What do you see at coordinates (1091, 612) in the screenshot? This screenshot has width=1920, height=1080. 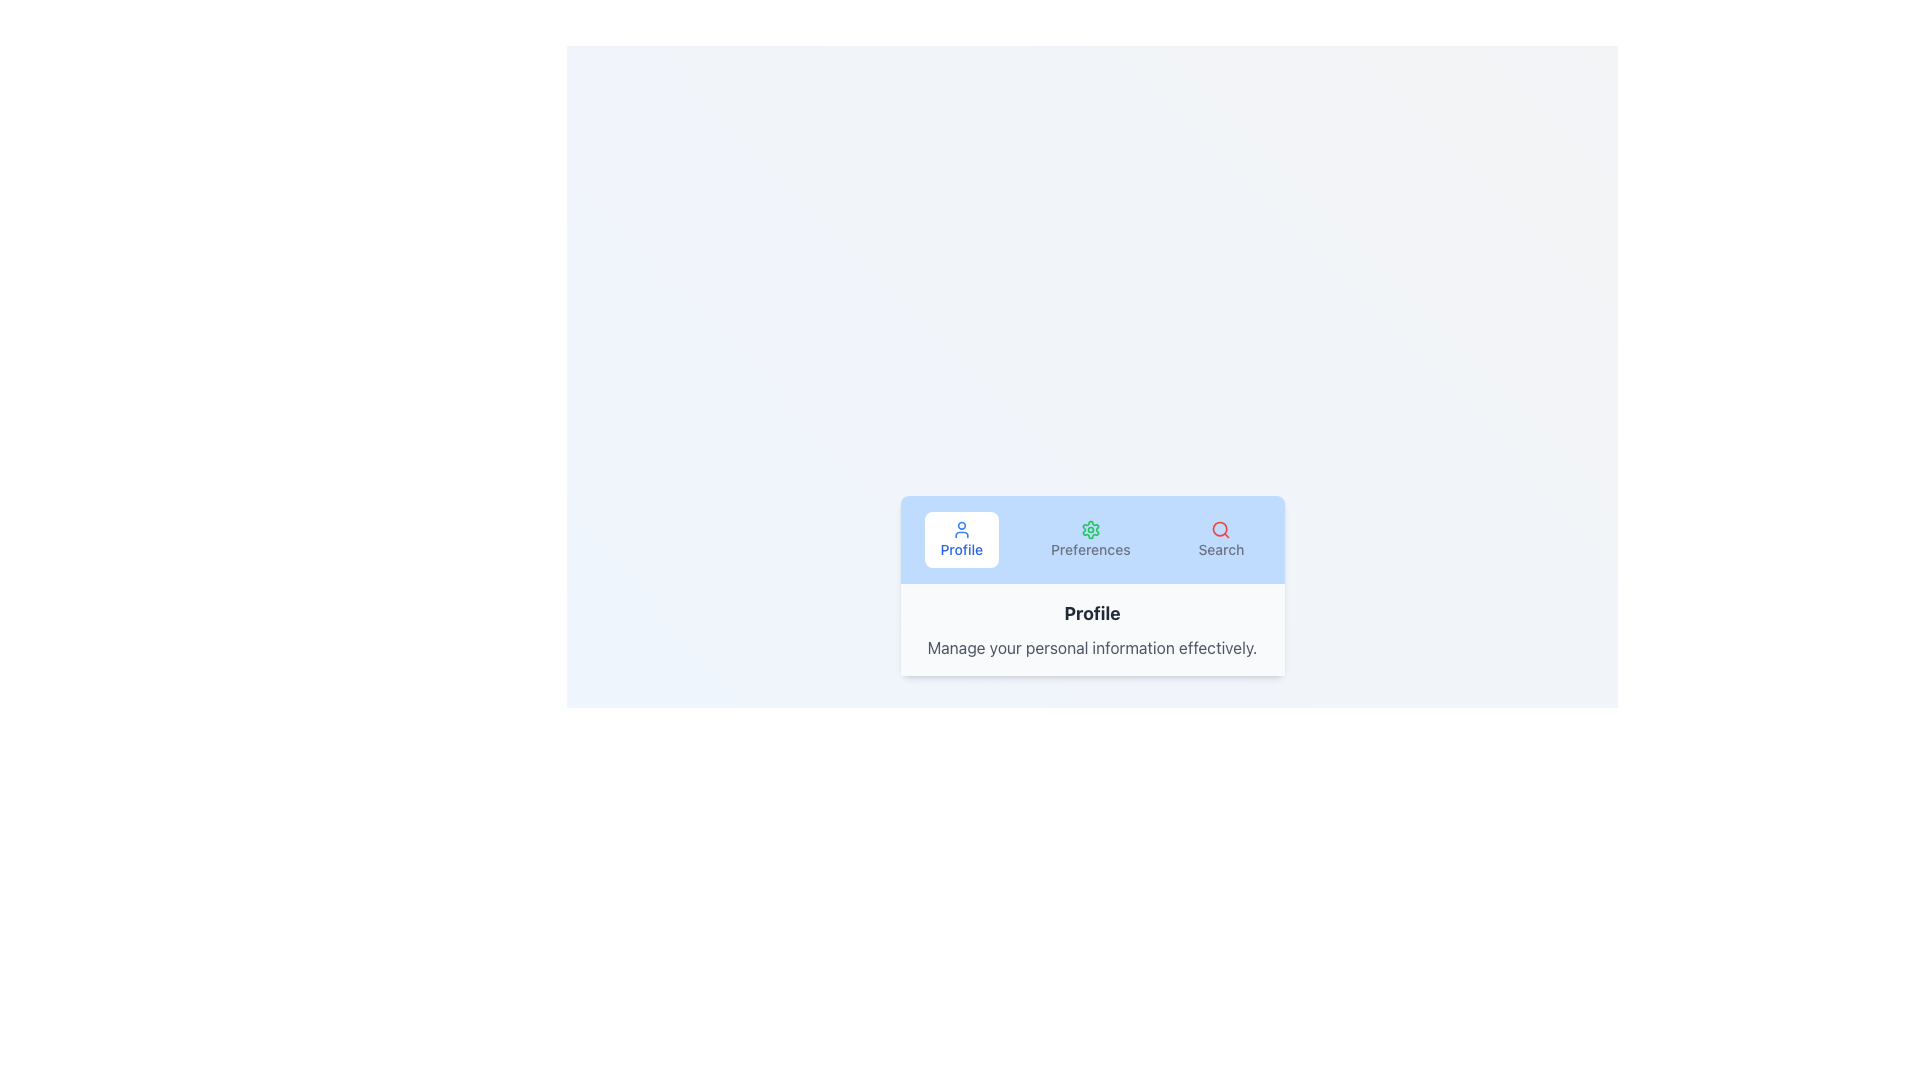 I see `the static text label that indicates the title or subject of the section, which is centrally located within the light gray rectangular card above the description 'Manage your personal information effectively.'` at bounding box center [1091, 612].